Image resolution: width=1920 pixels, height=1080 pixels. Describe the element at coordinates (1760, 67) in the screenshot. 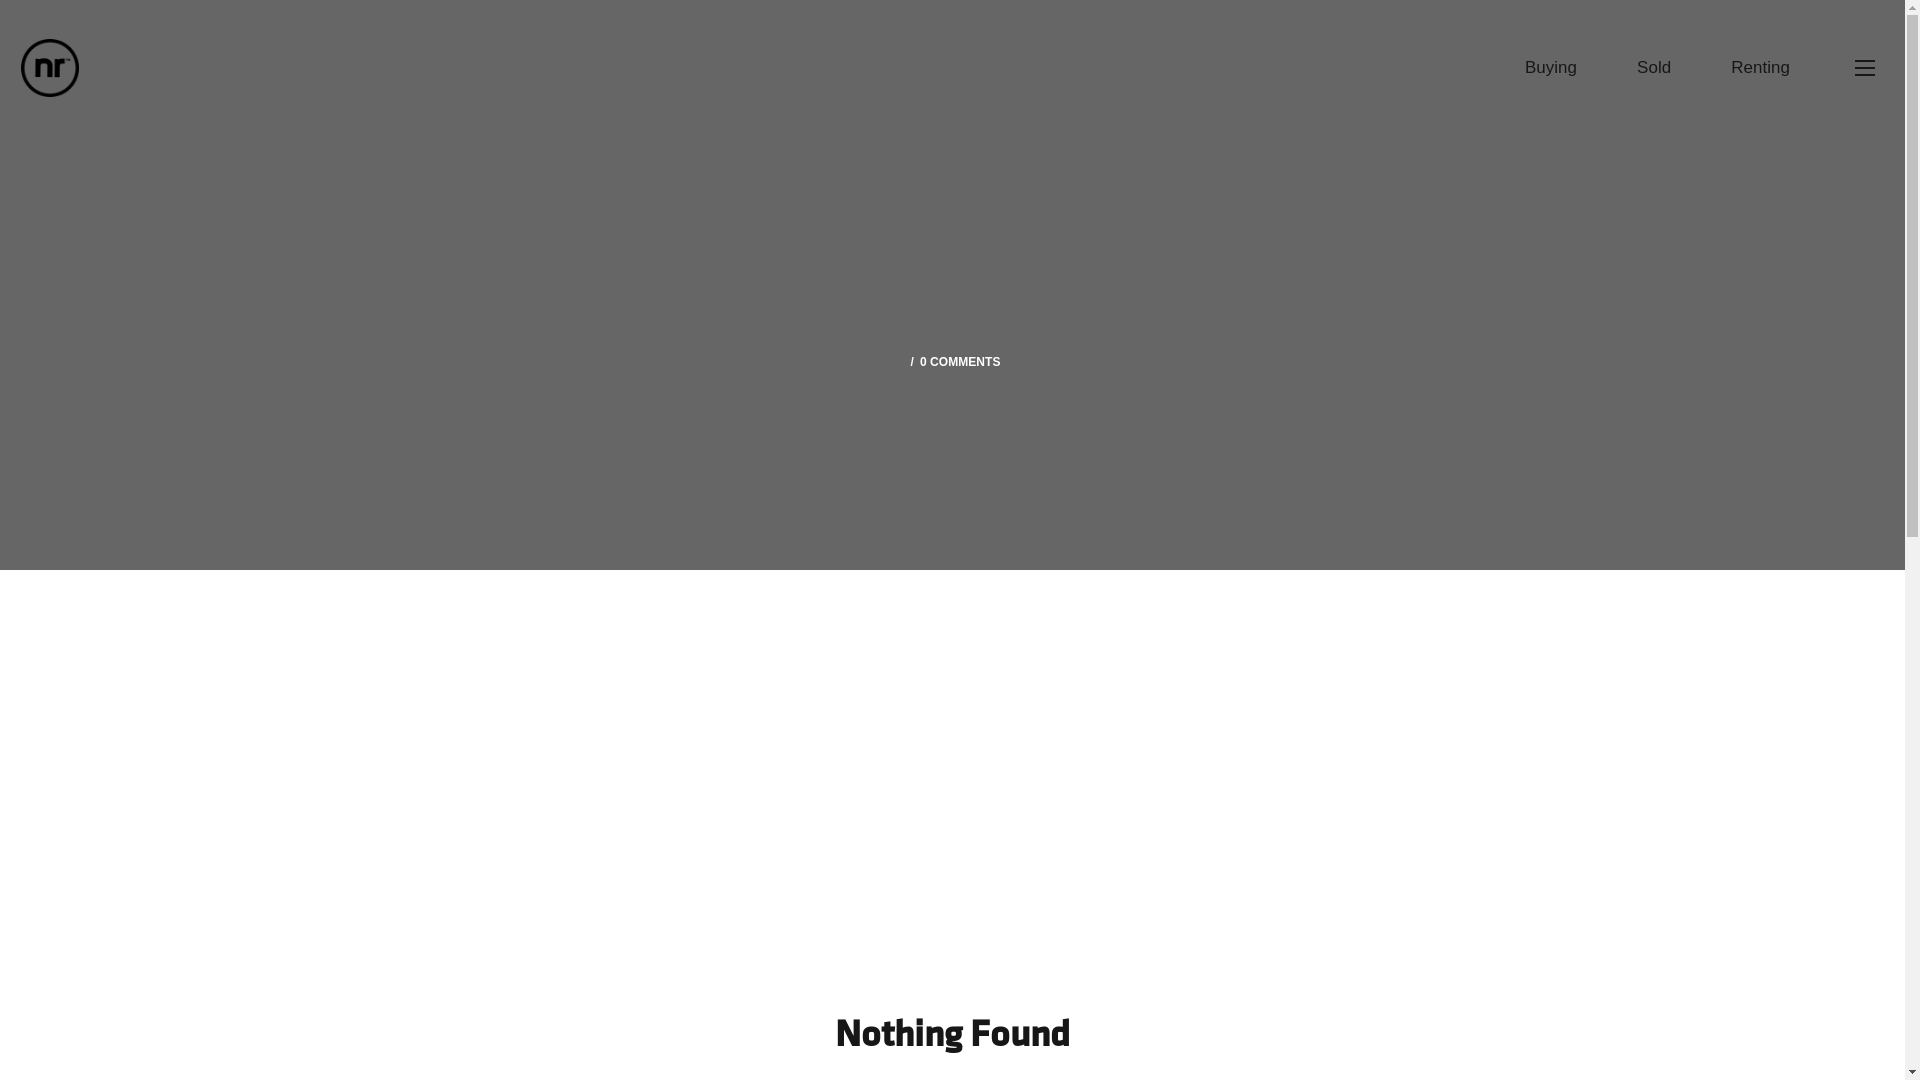

I see `'Renting'` at that location.